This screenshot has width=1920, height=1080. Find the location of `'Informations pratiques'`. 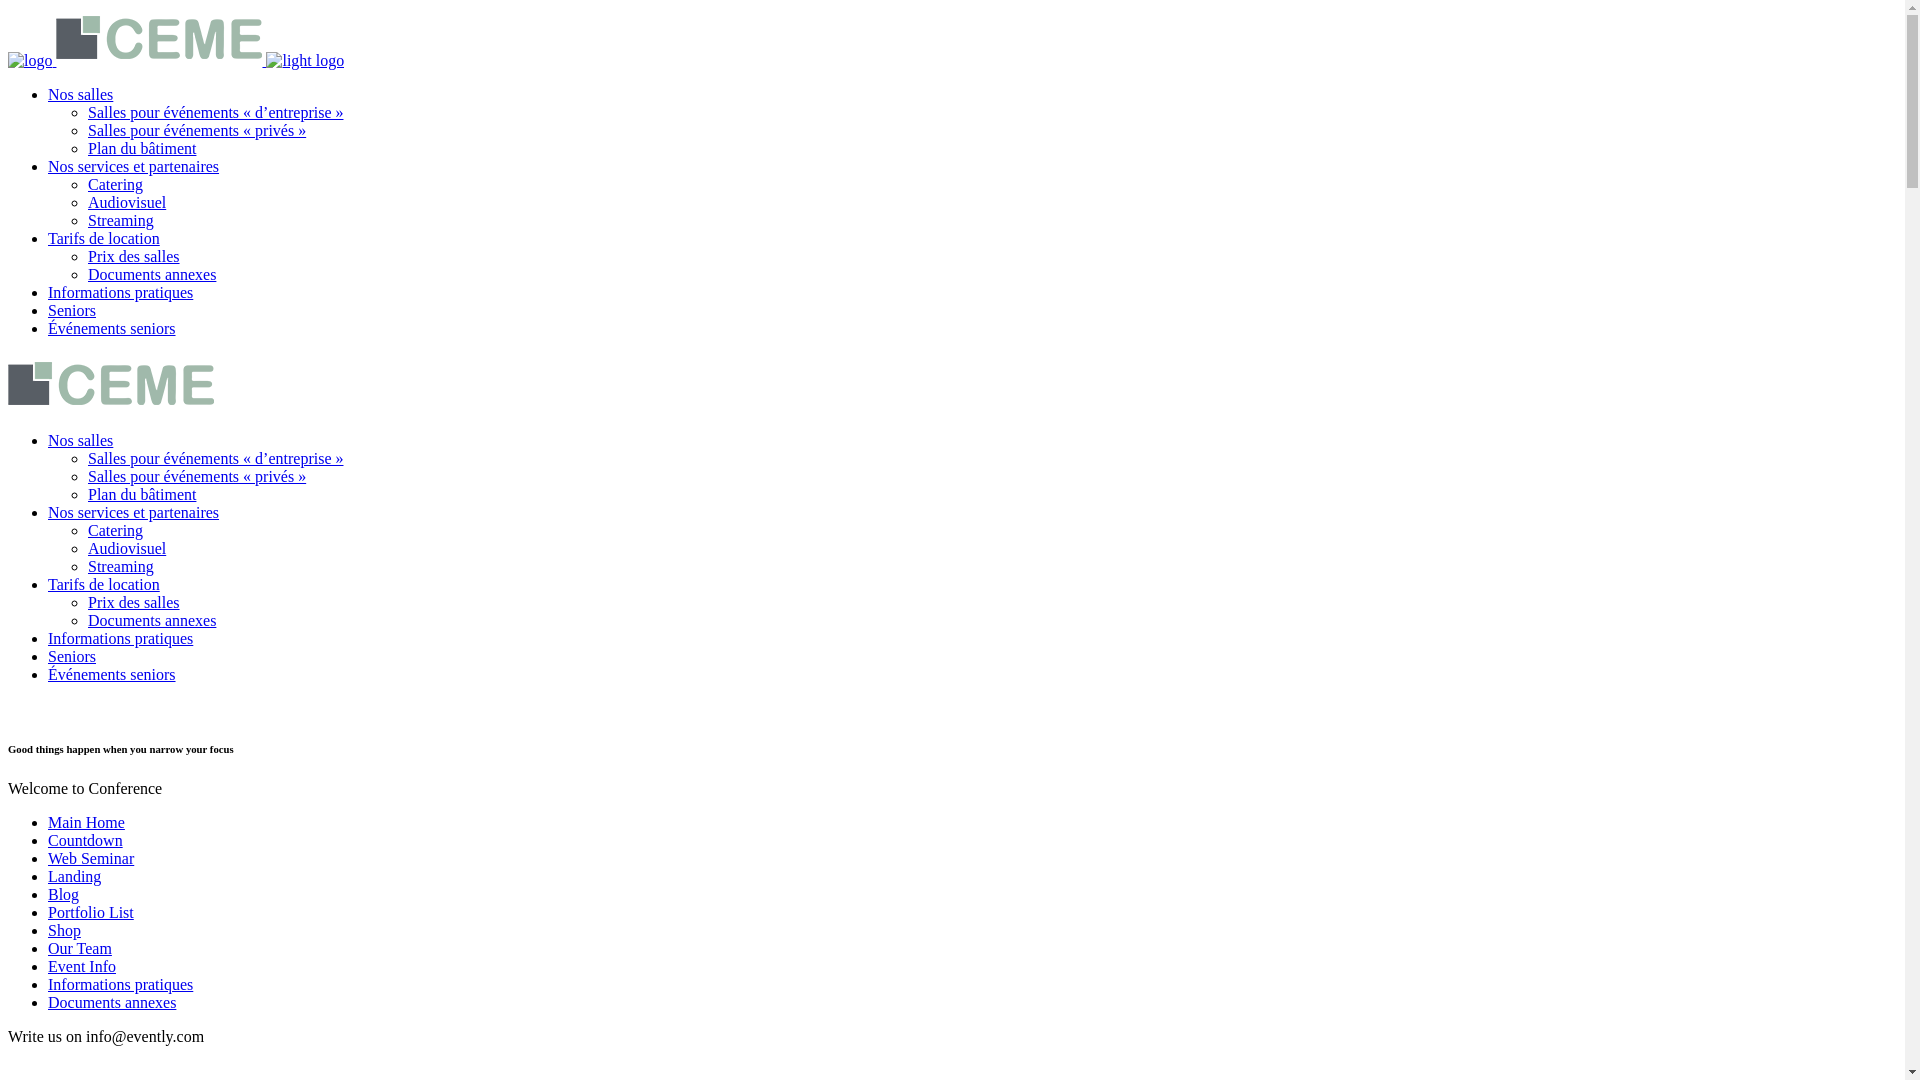

'Informations pratiques' is located at coordinates (48, 638).